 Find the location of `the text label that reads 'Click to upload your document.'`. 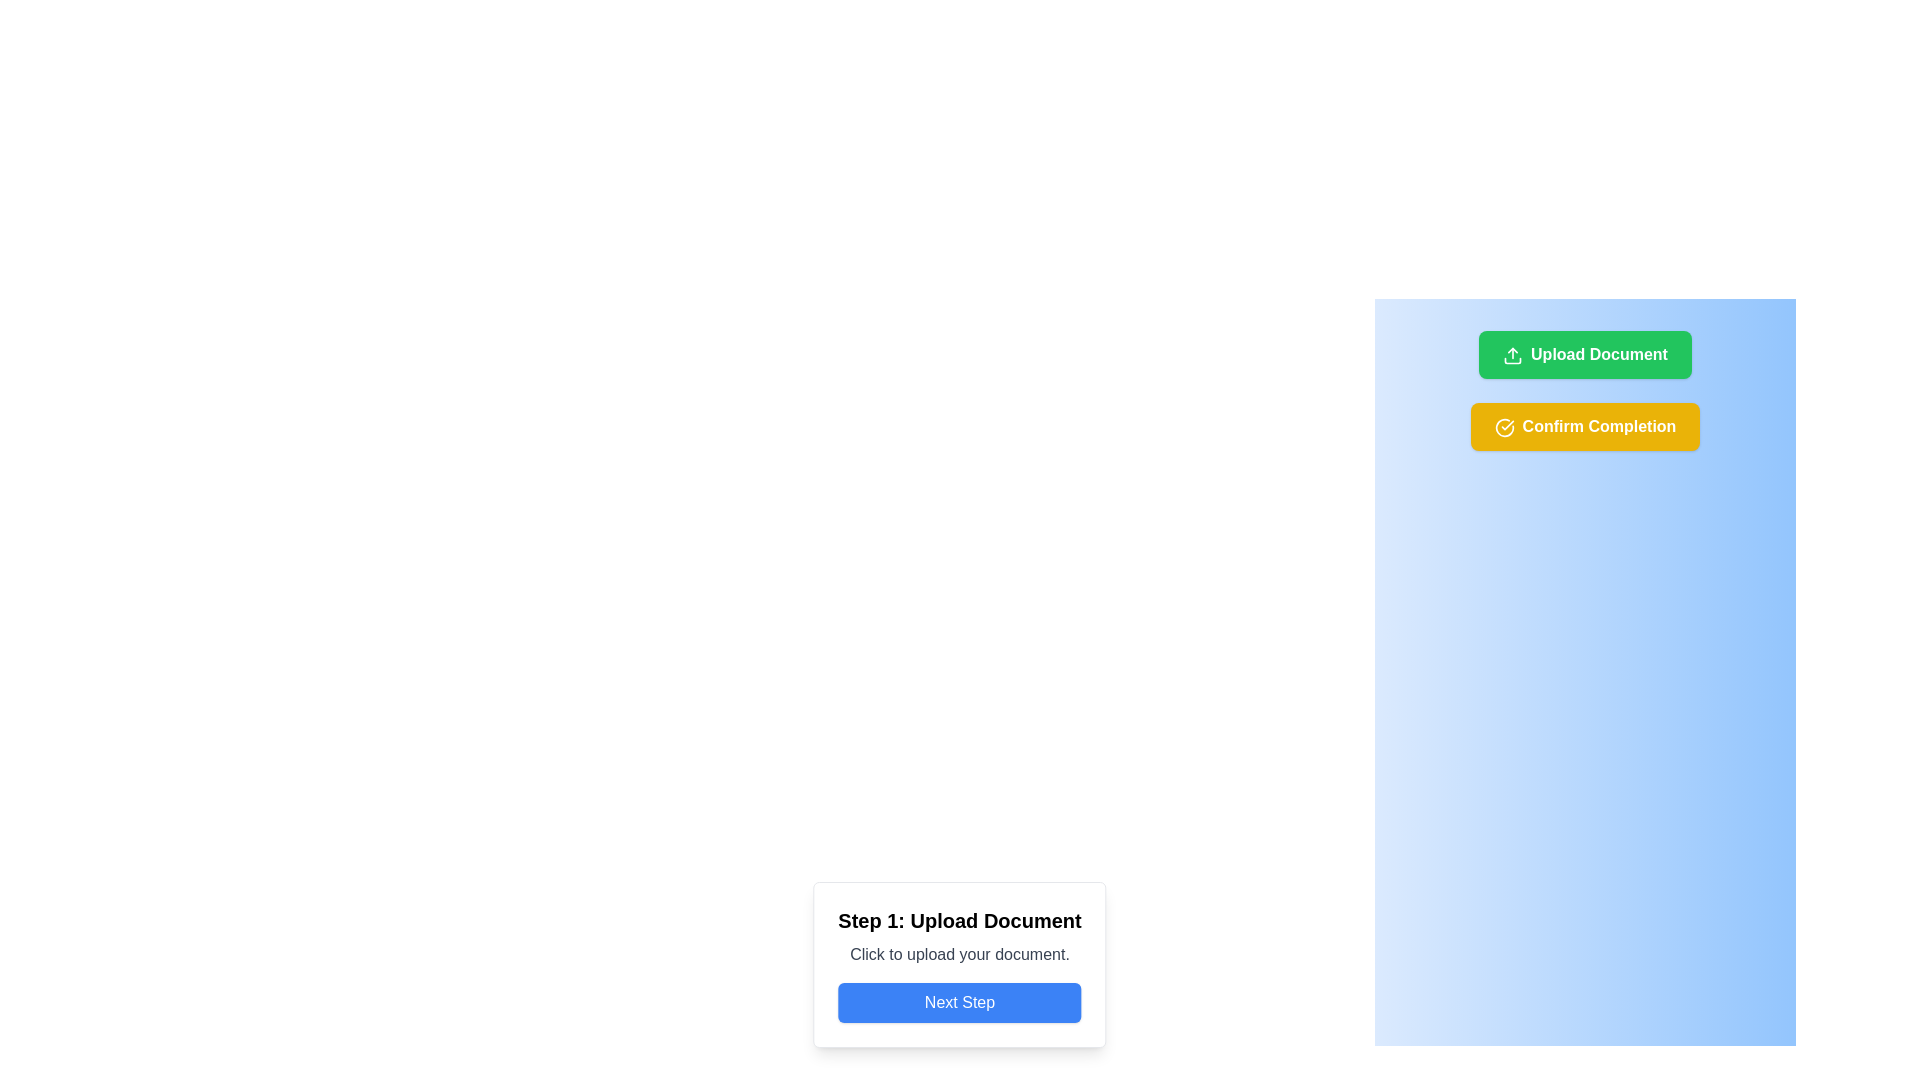

the text label that reads 'Click to upload your document.' is located at coordinates (960, 954).